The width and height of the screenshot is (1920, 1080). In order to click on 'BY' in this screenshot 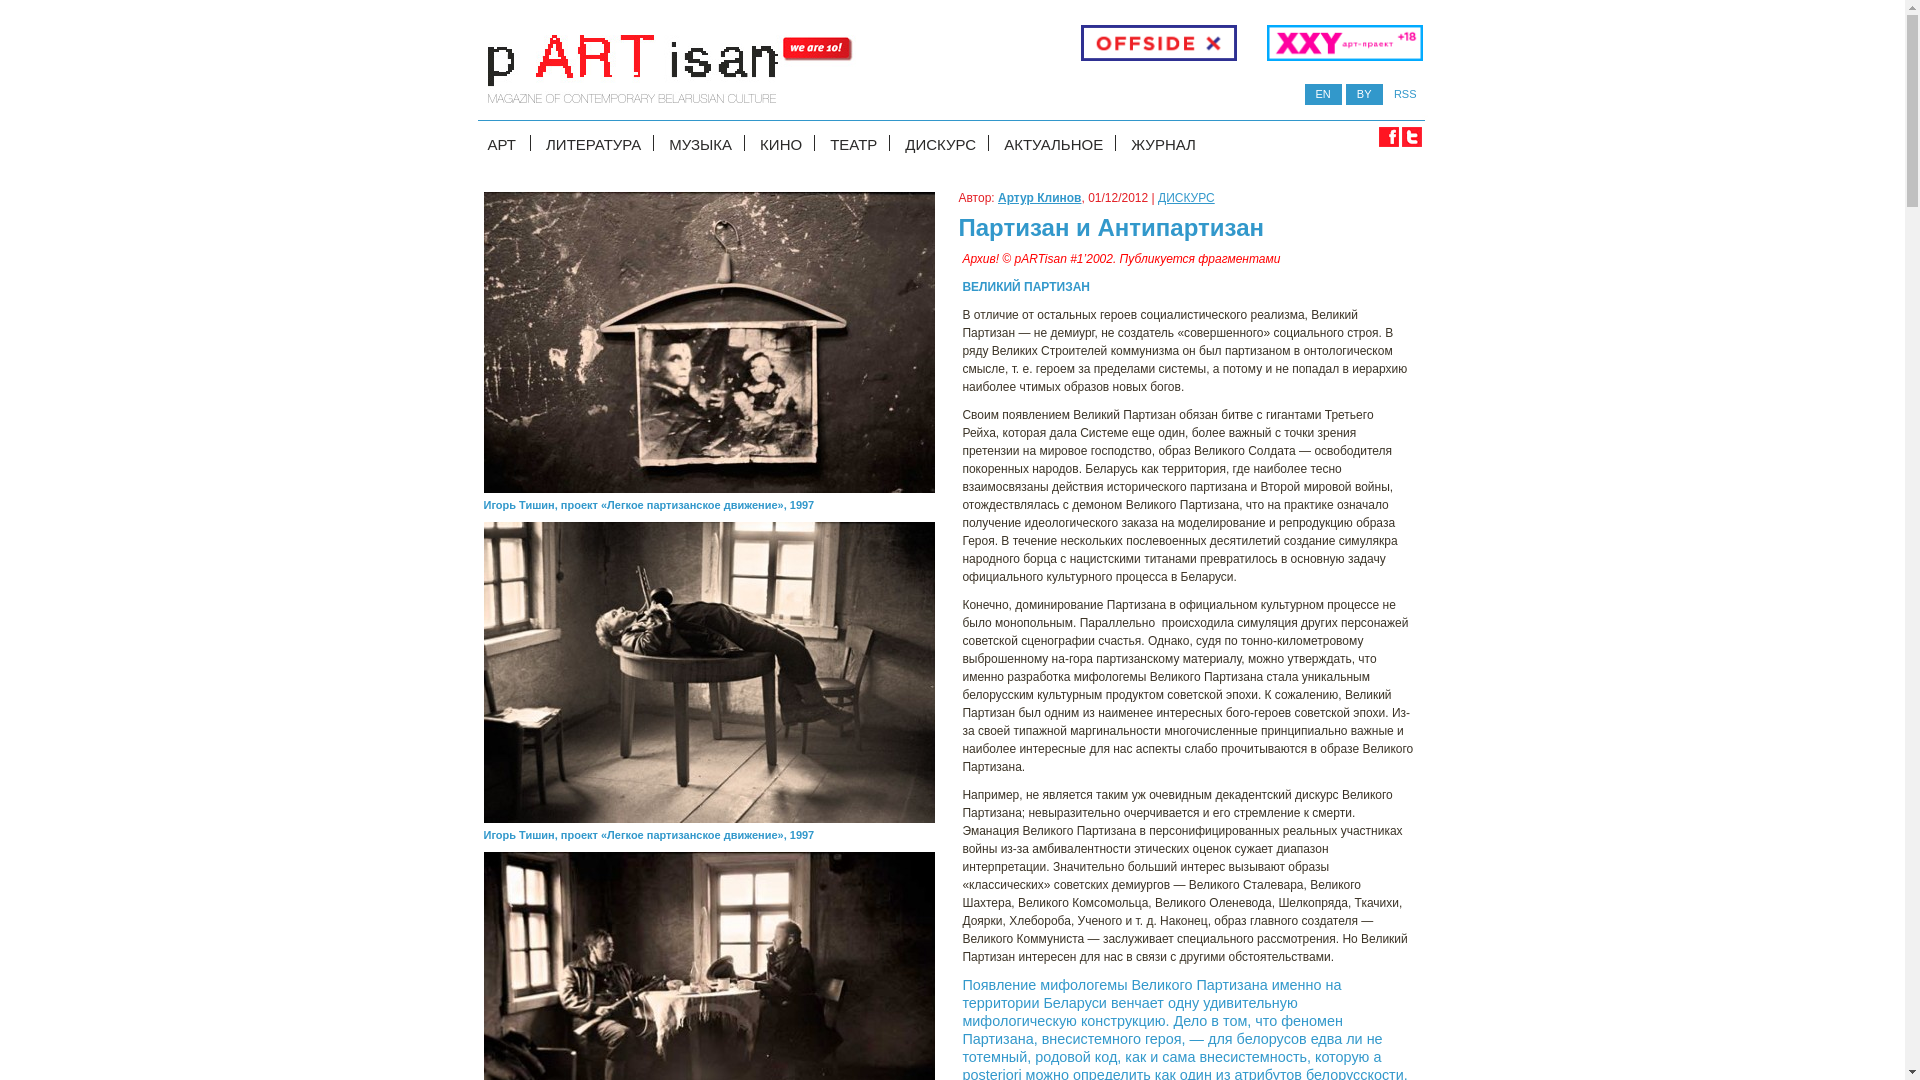, I will do `click(1363, 94)`.